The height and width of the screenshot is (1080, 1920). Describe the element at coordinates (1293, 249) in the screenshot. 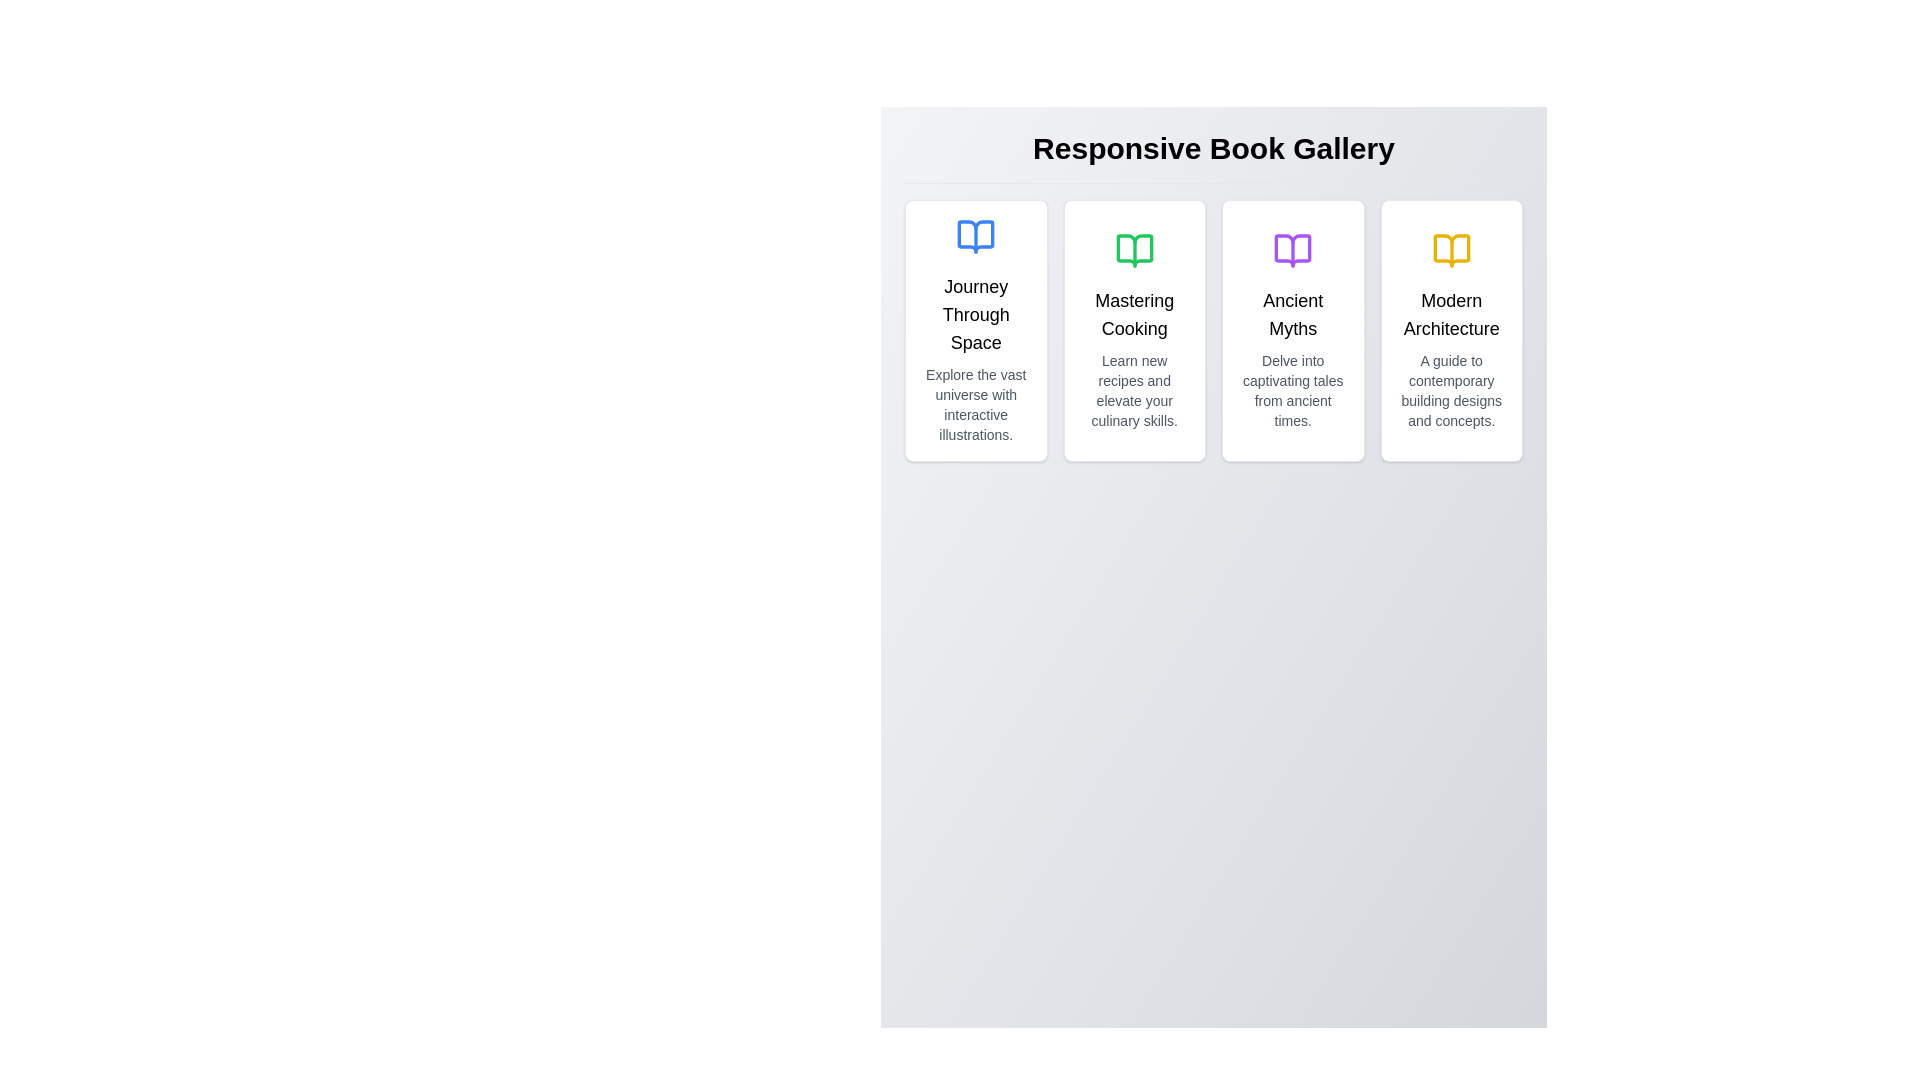

I see `the decorative icon representing the theme of the card labeled 'Ancient Myths', which is centrally aligned at the top of the card` at that location.